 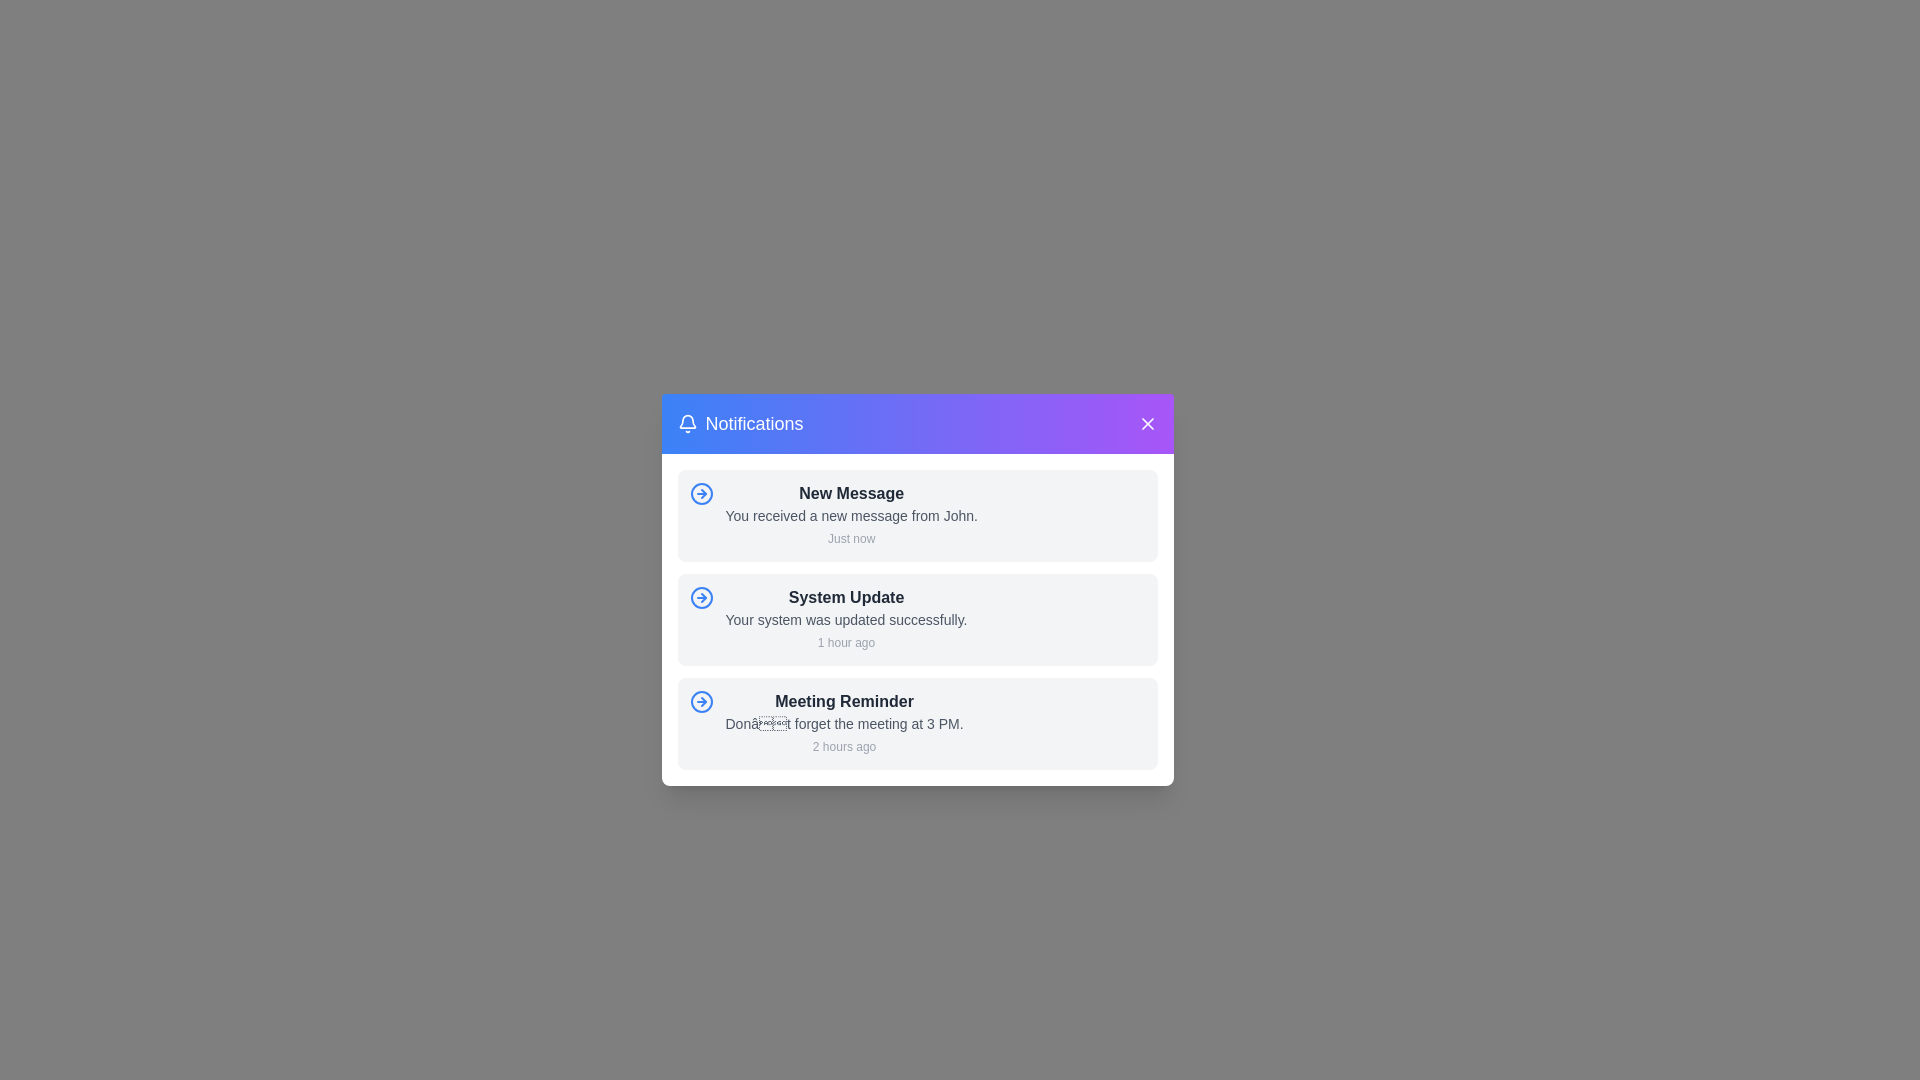 I want to click on the circular SVG element that is part of the icon on the left side of the 'New Message' list item in the notification panel, so click(x=701, y=596).